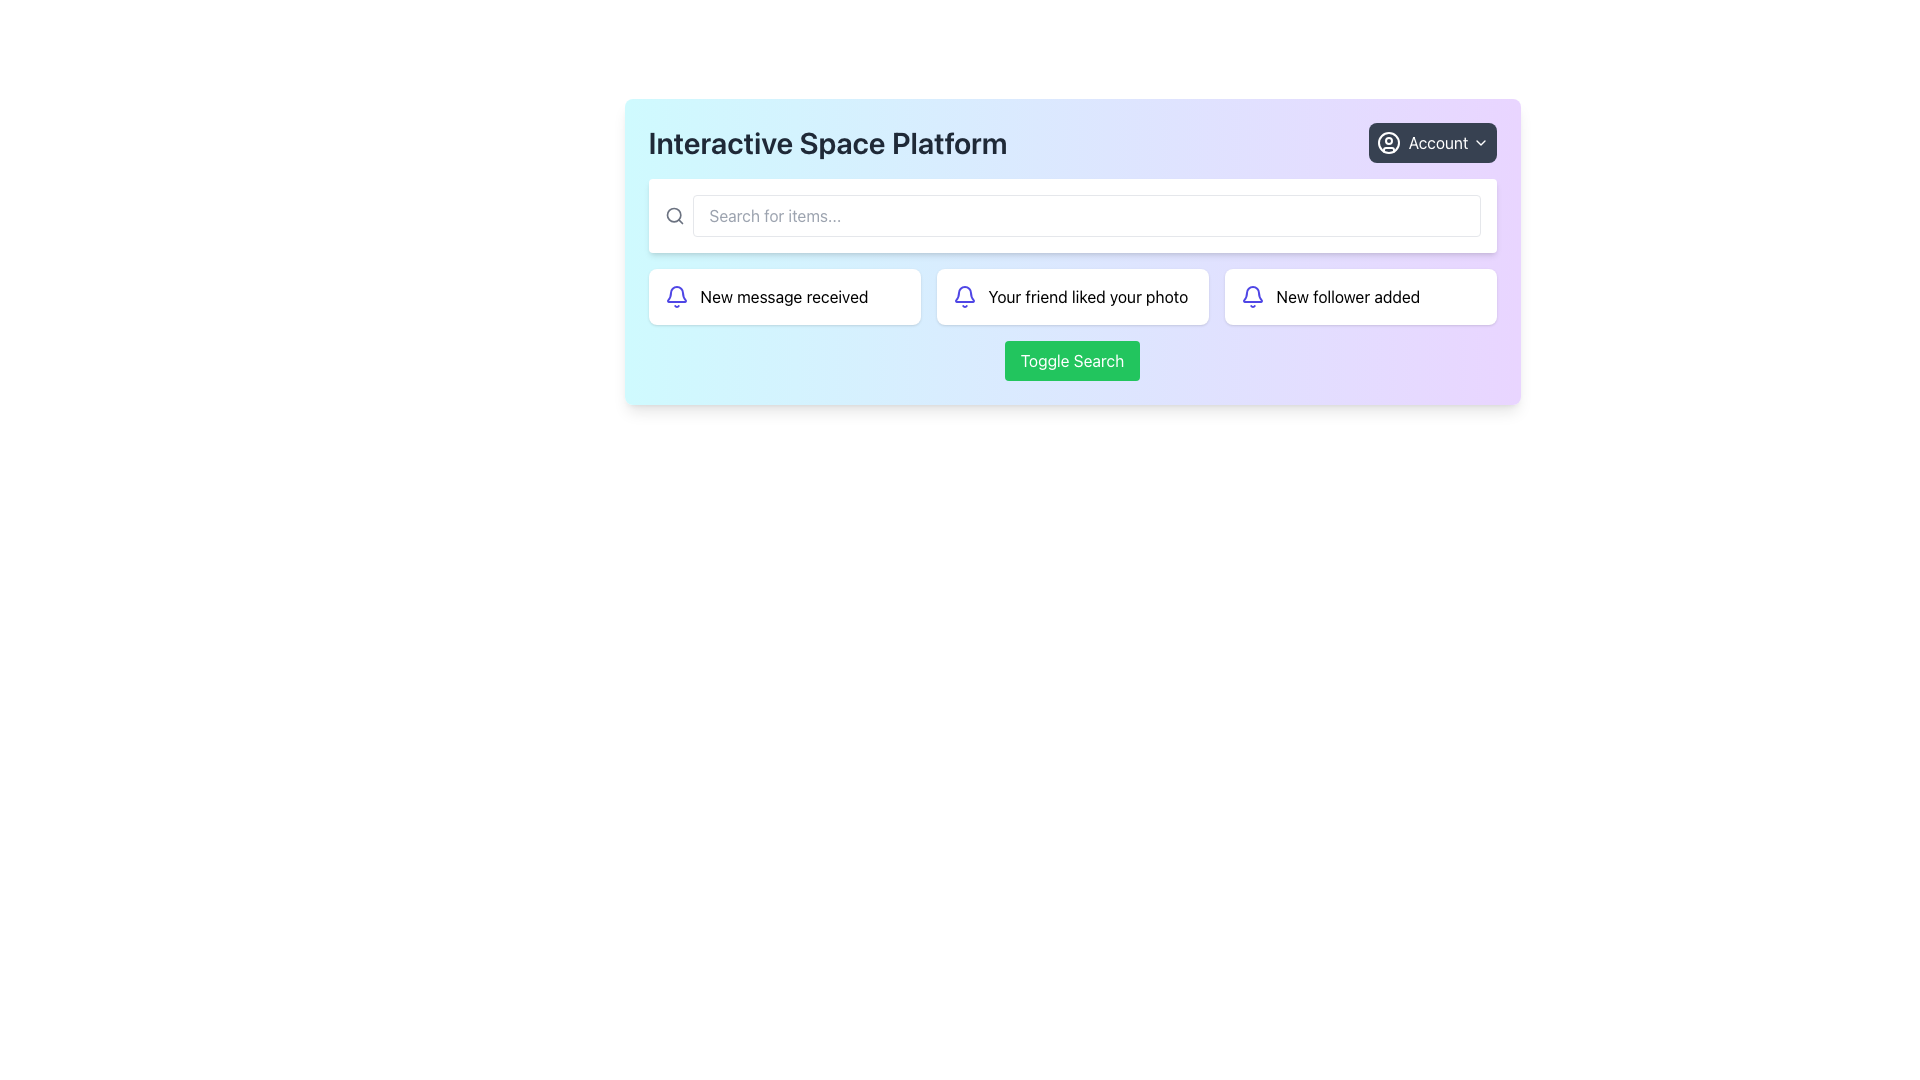 This screenshot has height=1080, width=1920. I want to click on the bell icon indicating a new follower notification, which is the second component of the SVG structure in the button located to the far right of the row of three buttons below the search bar, so click(1251, 294).